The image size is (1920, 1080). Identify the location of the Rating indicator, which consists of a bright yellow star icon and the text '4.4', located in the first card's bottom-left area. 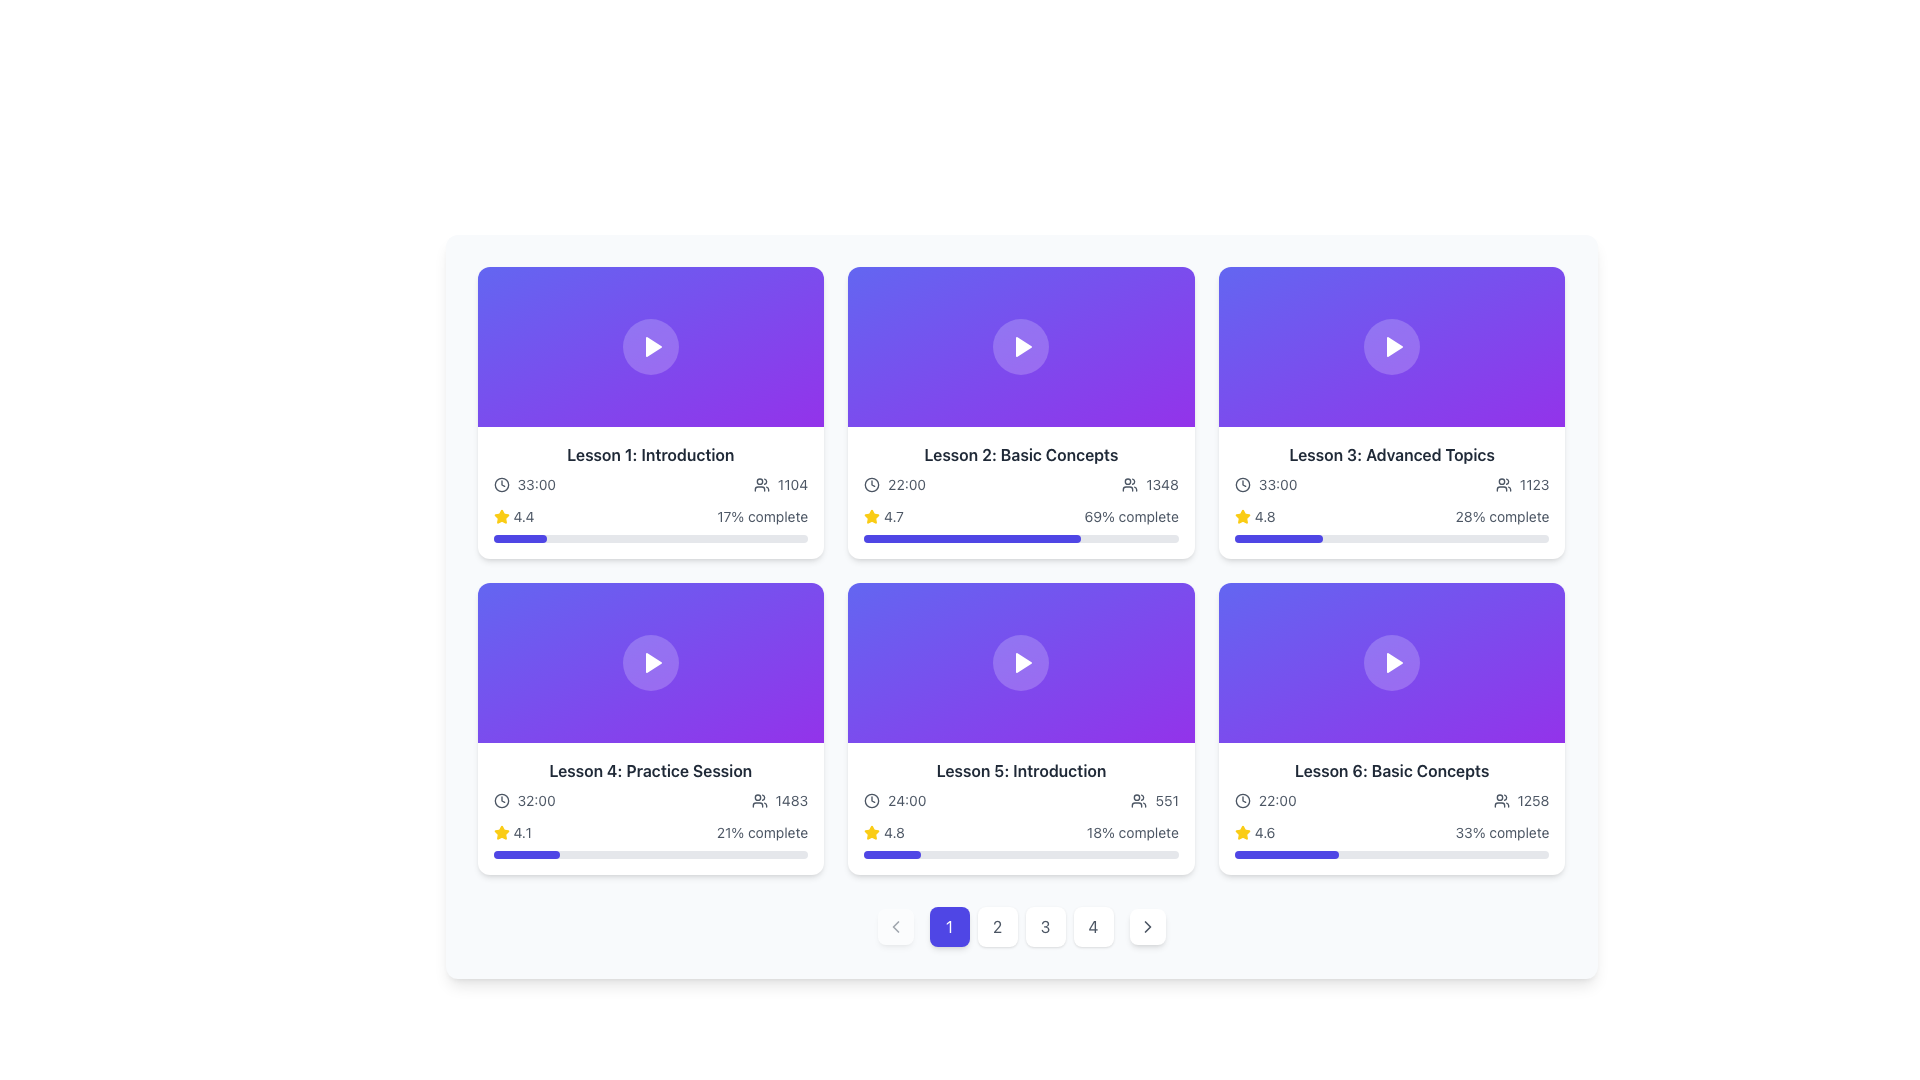
(513, 515).